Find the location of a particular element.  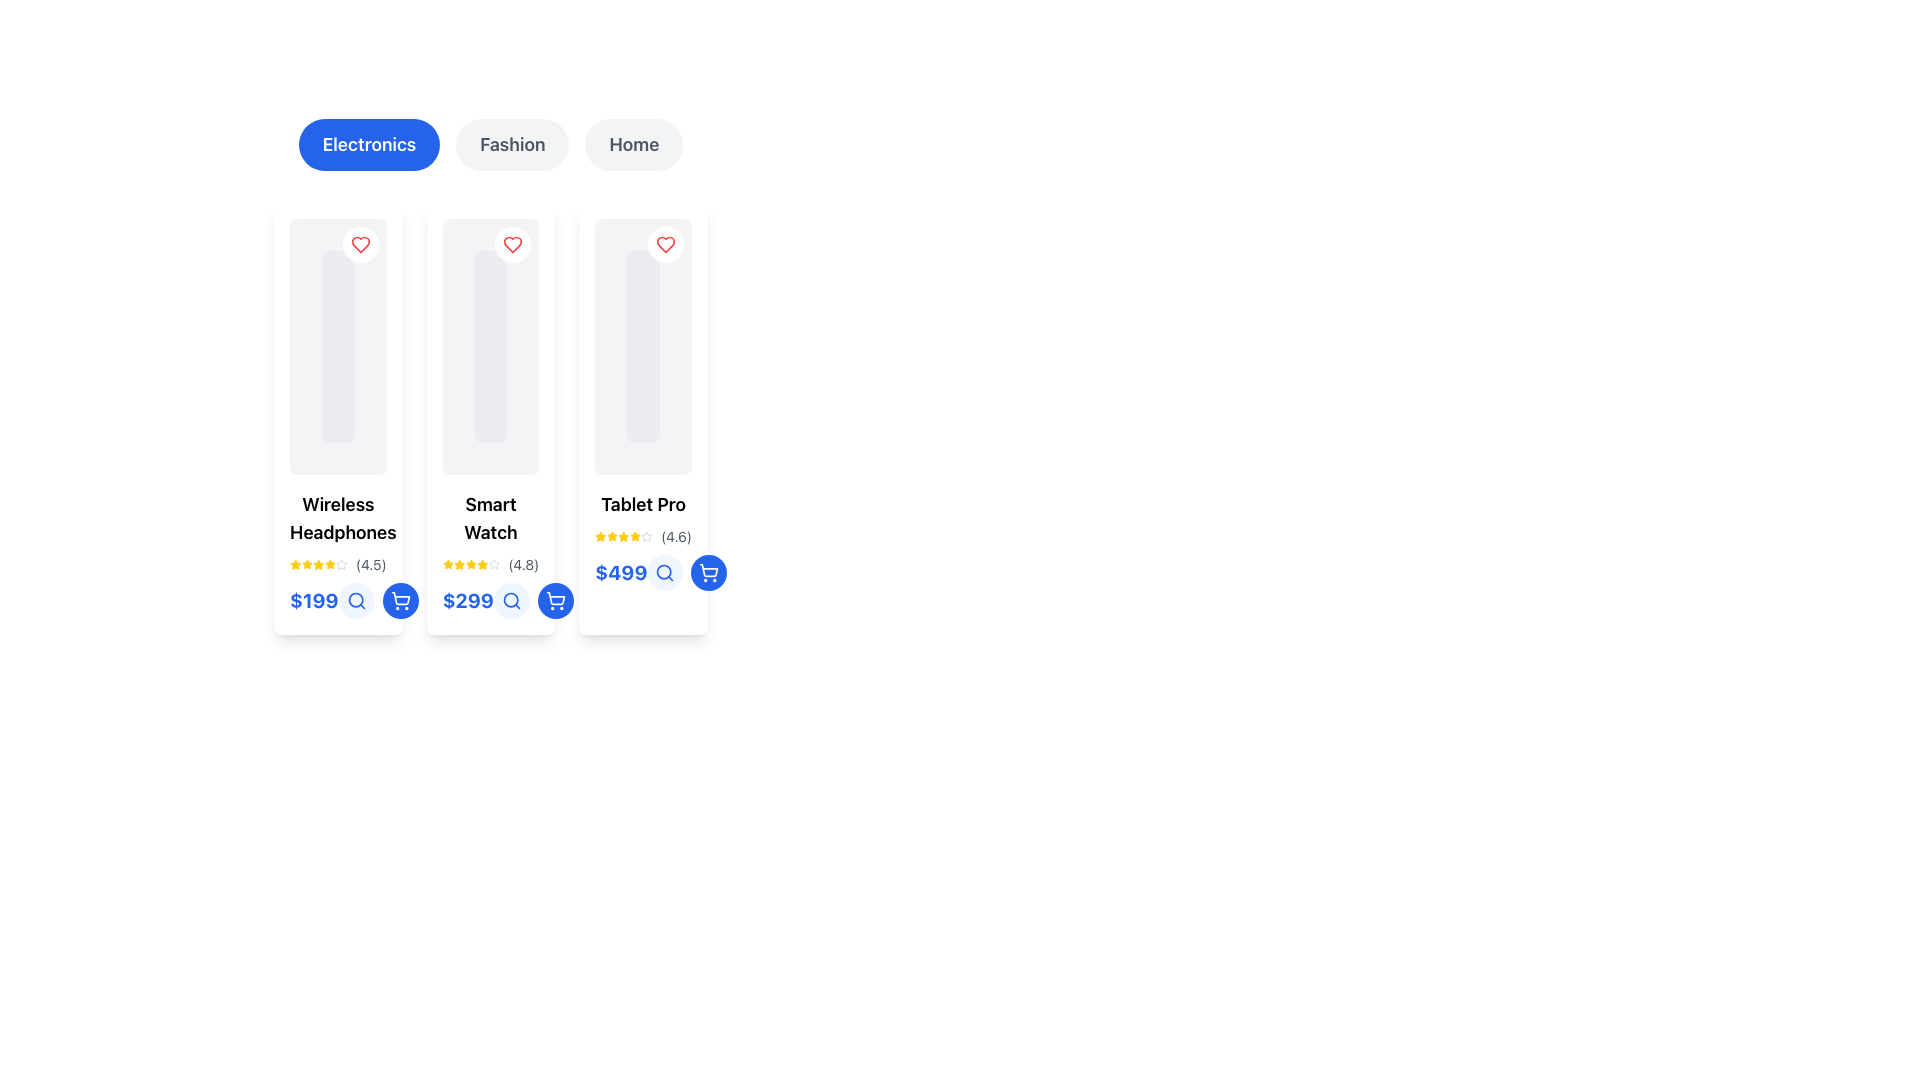

the fifth star-shaped icon outlined in gray to potentially mark it as rated in the rating scale for 'Wireless Headphones' is located at coordinates (341, 564).